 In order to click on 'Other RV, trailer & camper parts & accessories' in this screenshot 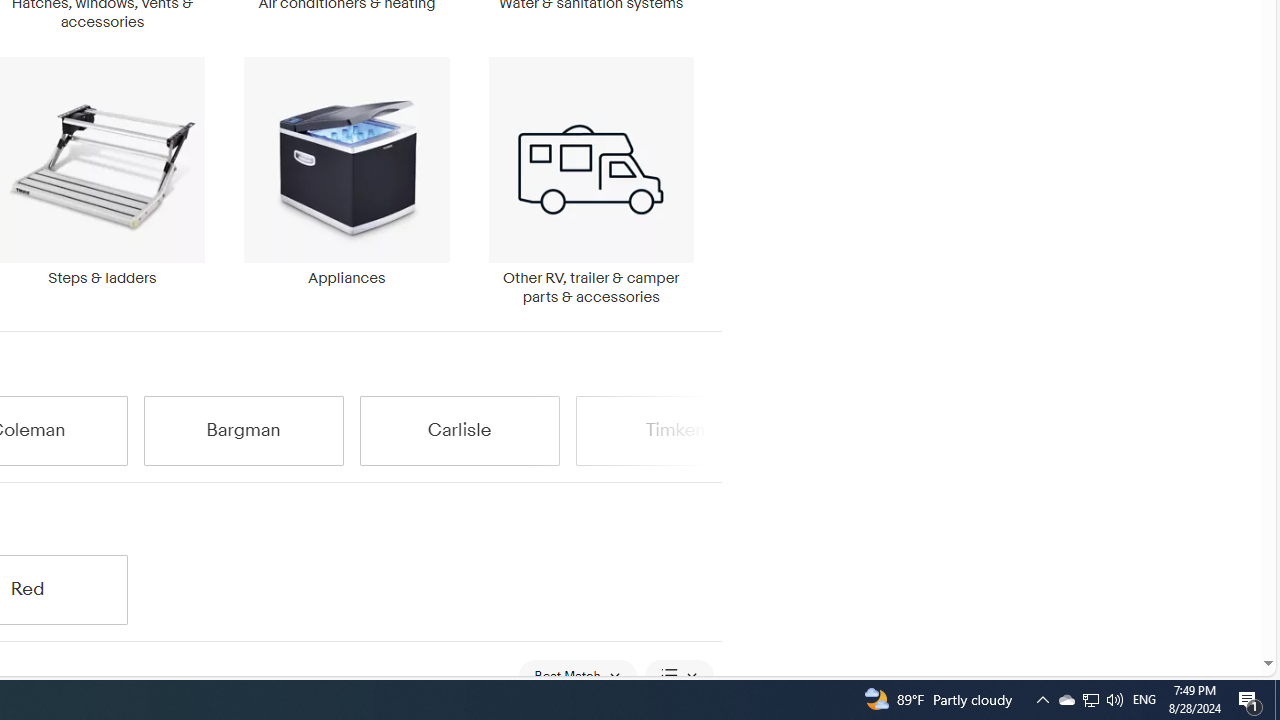, I will do `click(590, 181)`.